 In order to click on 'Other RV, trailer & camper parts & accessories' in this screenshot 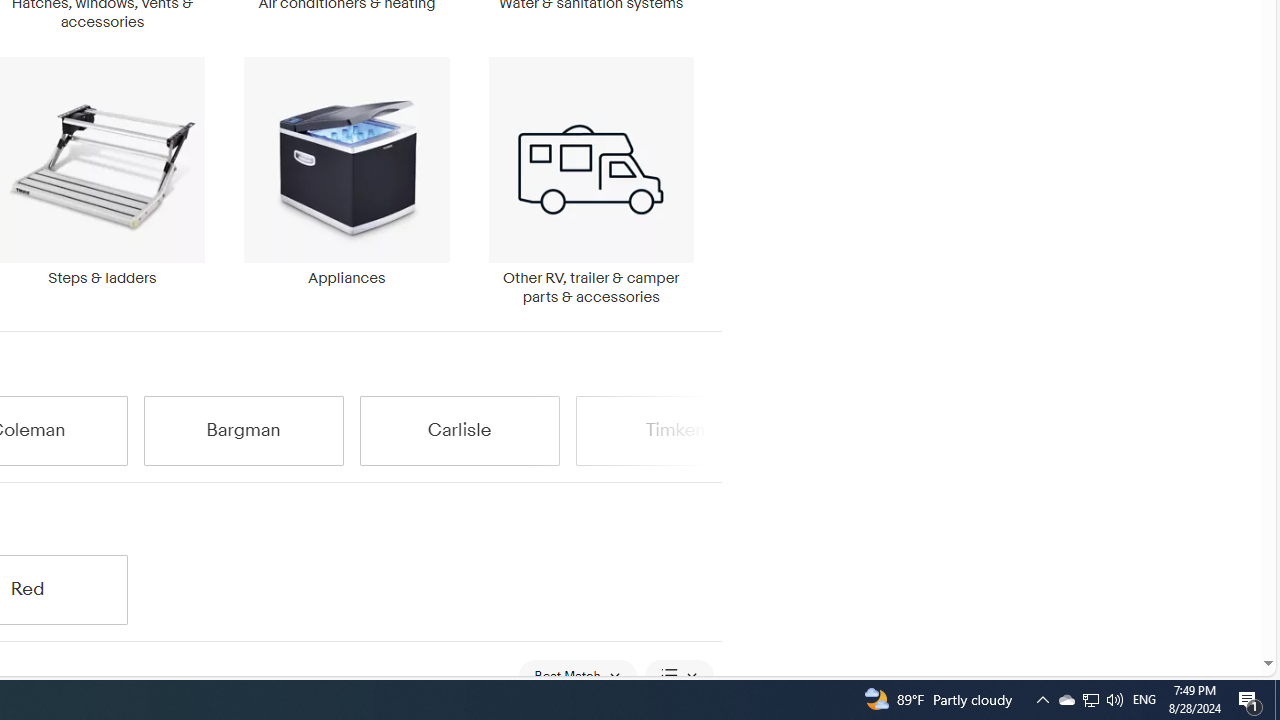, I will do `click(590, 181)`.